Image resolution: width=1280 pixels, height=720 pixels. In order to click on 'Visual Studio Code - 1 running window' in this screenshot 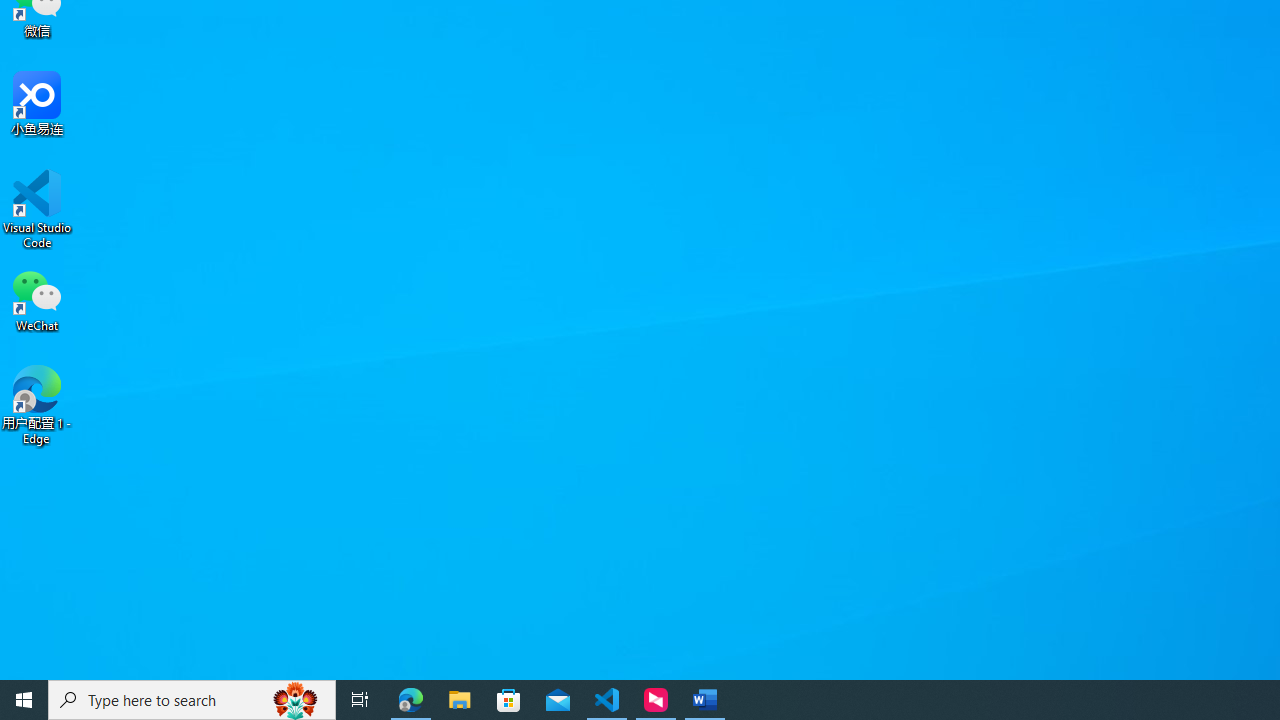, I will do `click(606, 698)`.